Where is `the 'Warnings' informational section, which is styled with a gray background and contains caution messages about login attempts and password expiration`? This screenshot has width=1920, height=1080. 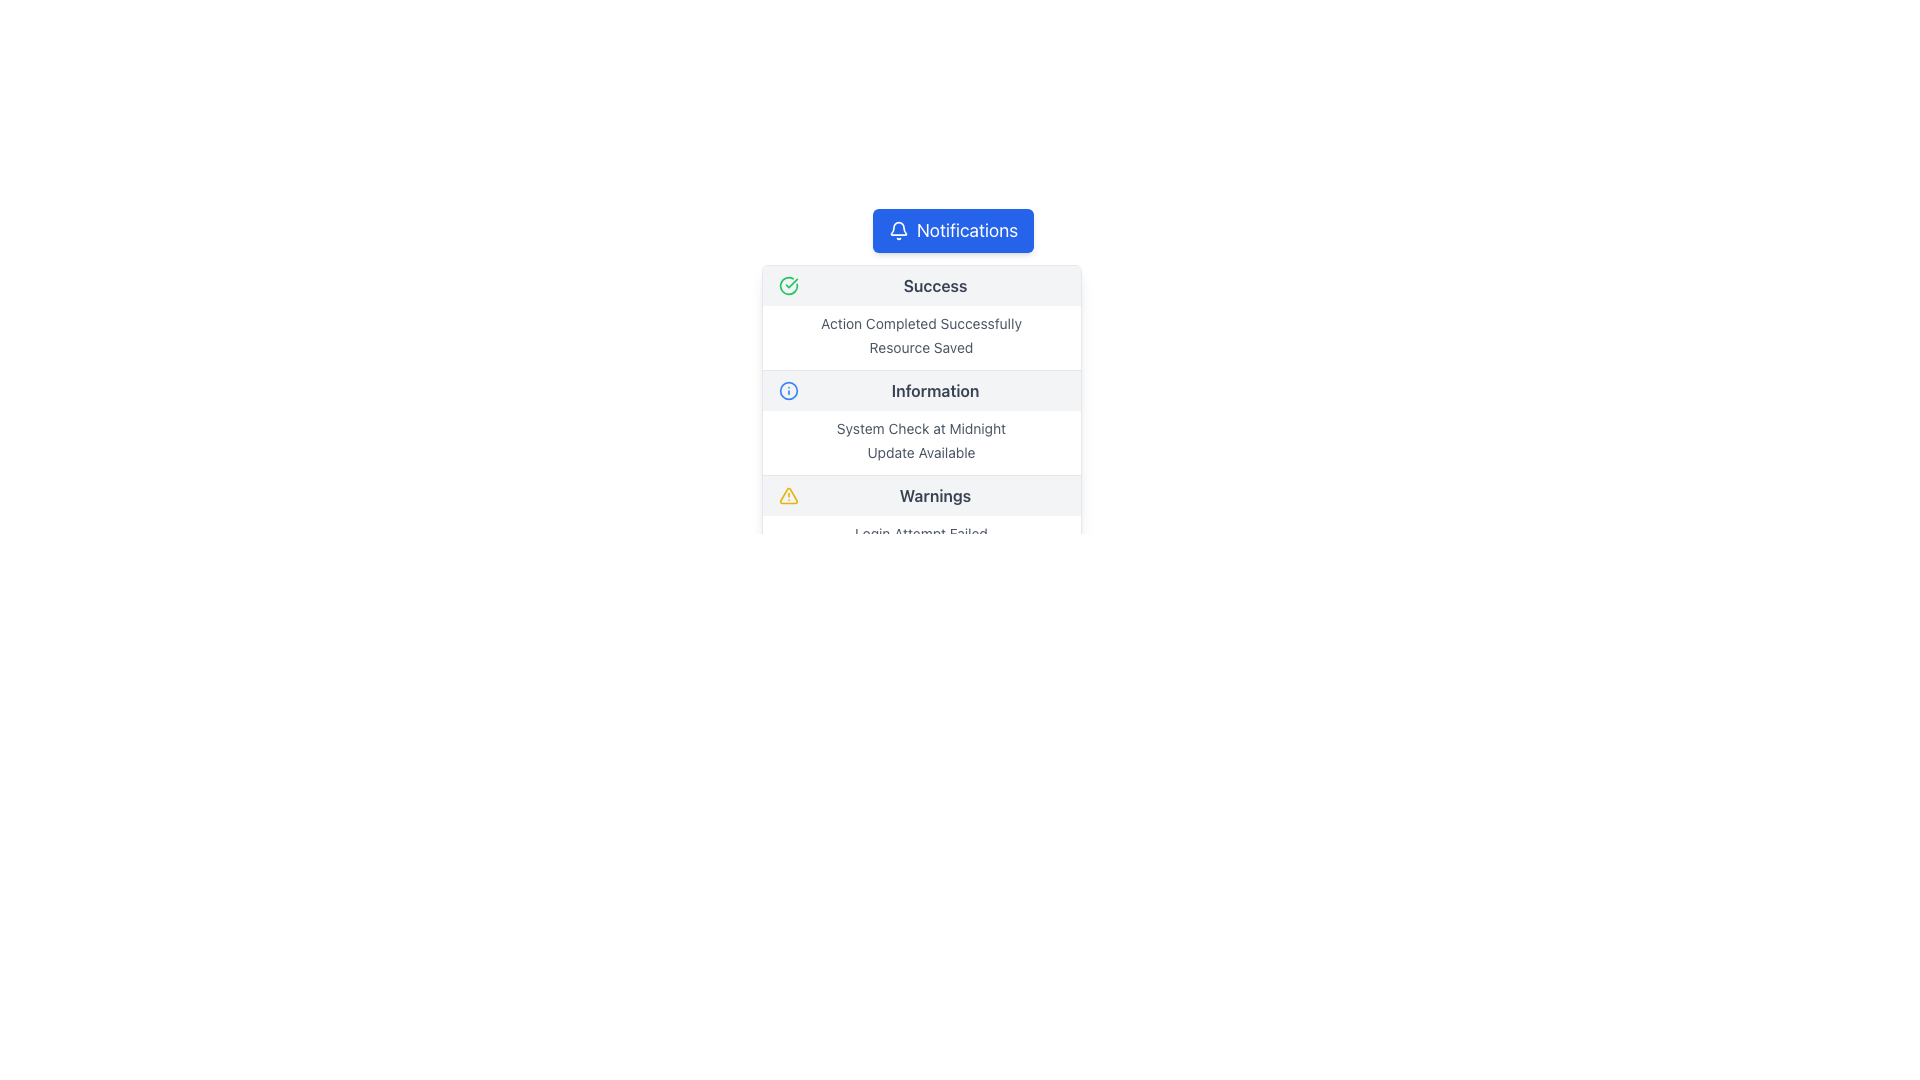
the 'Warnings' informational section, which is styled with a gray background and contains caution messages about login attempts and password expiration is located at coordinates (920, 527).